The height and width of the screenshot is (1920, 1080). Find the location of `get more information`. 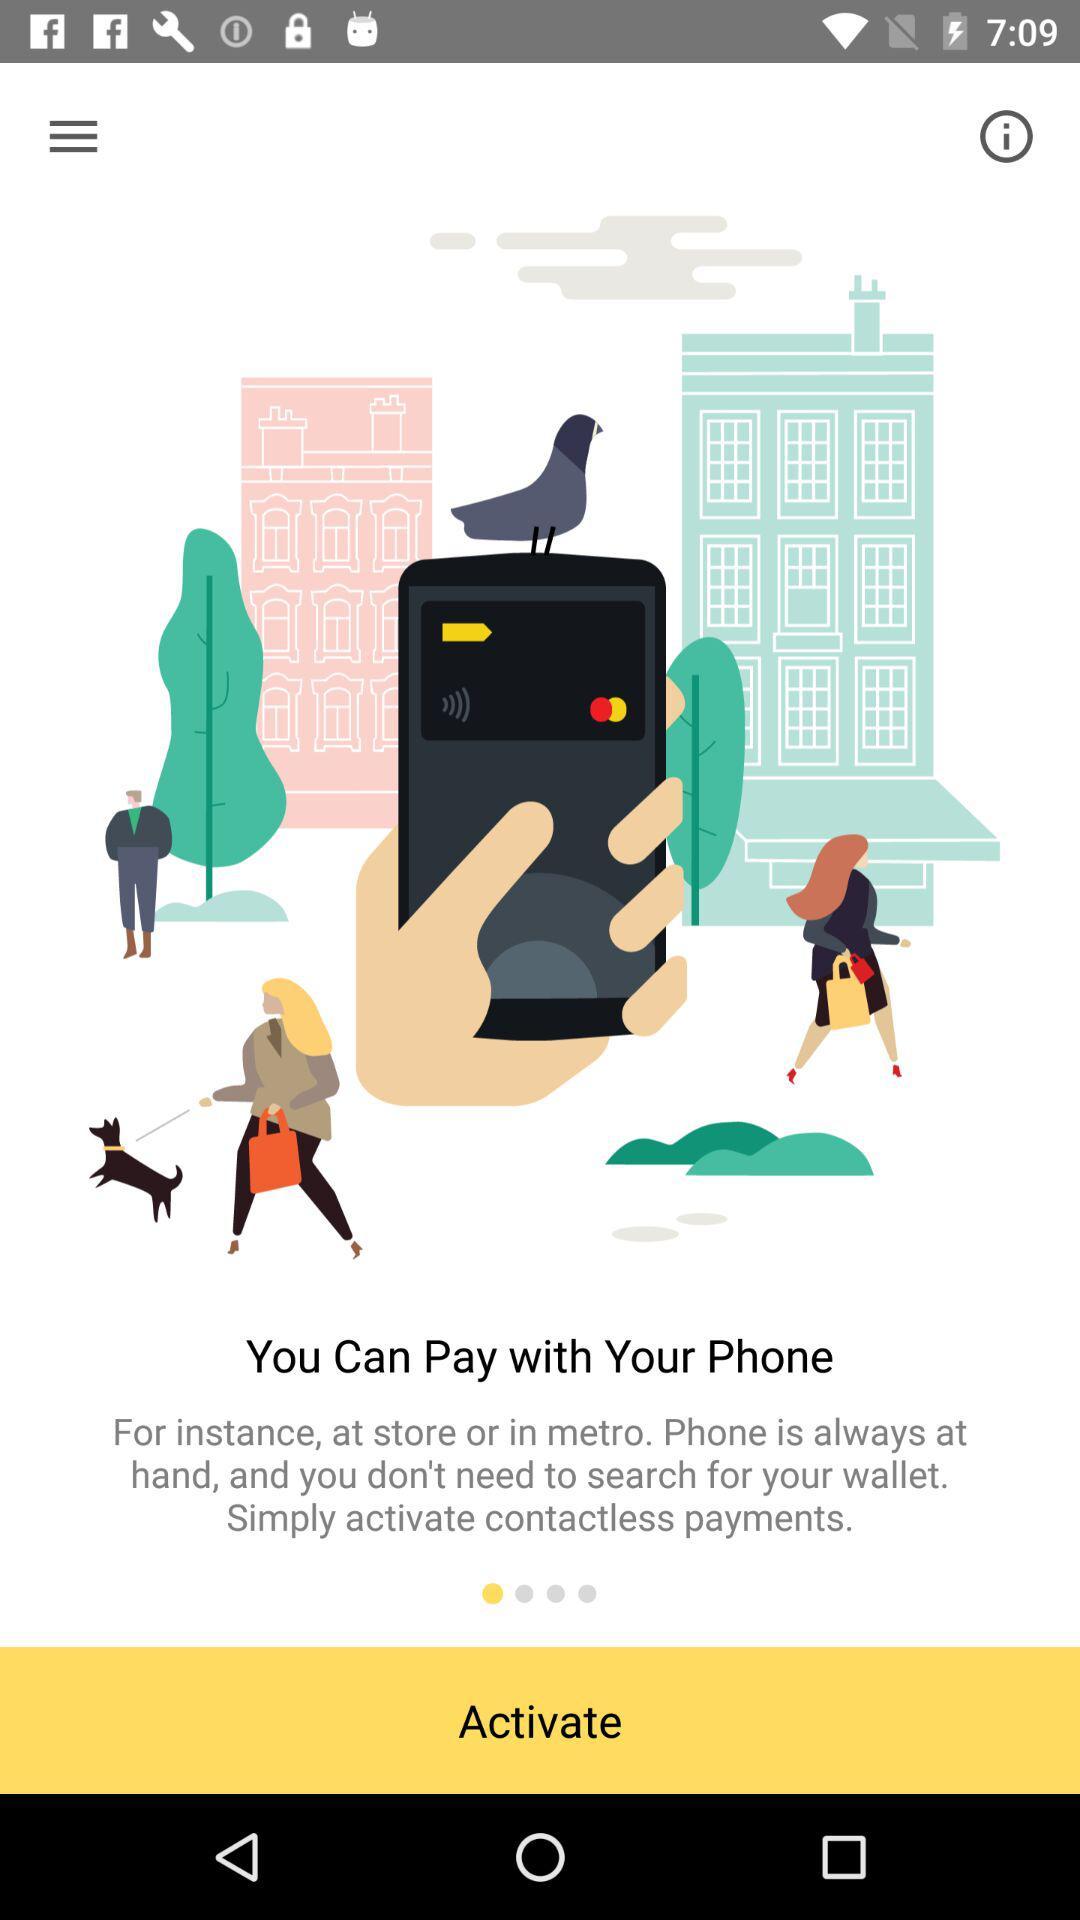

get more information is located at coordinates (1006, 135).